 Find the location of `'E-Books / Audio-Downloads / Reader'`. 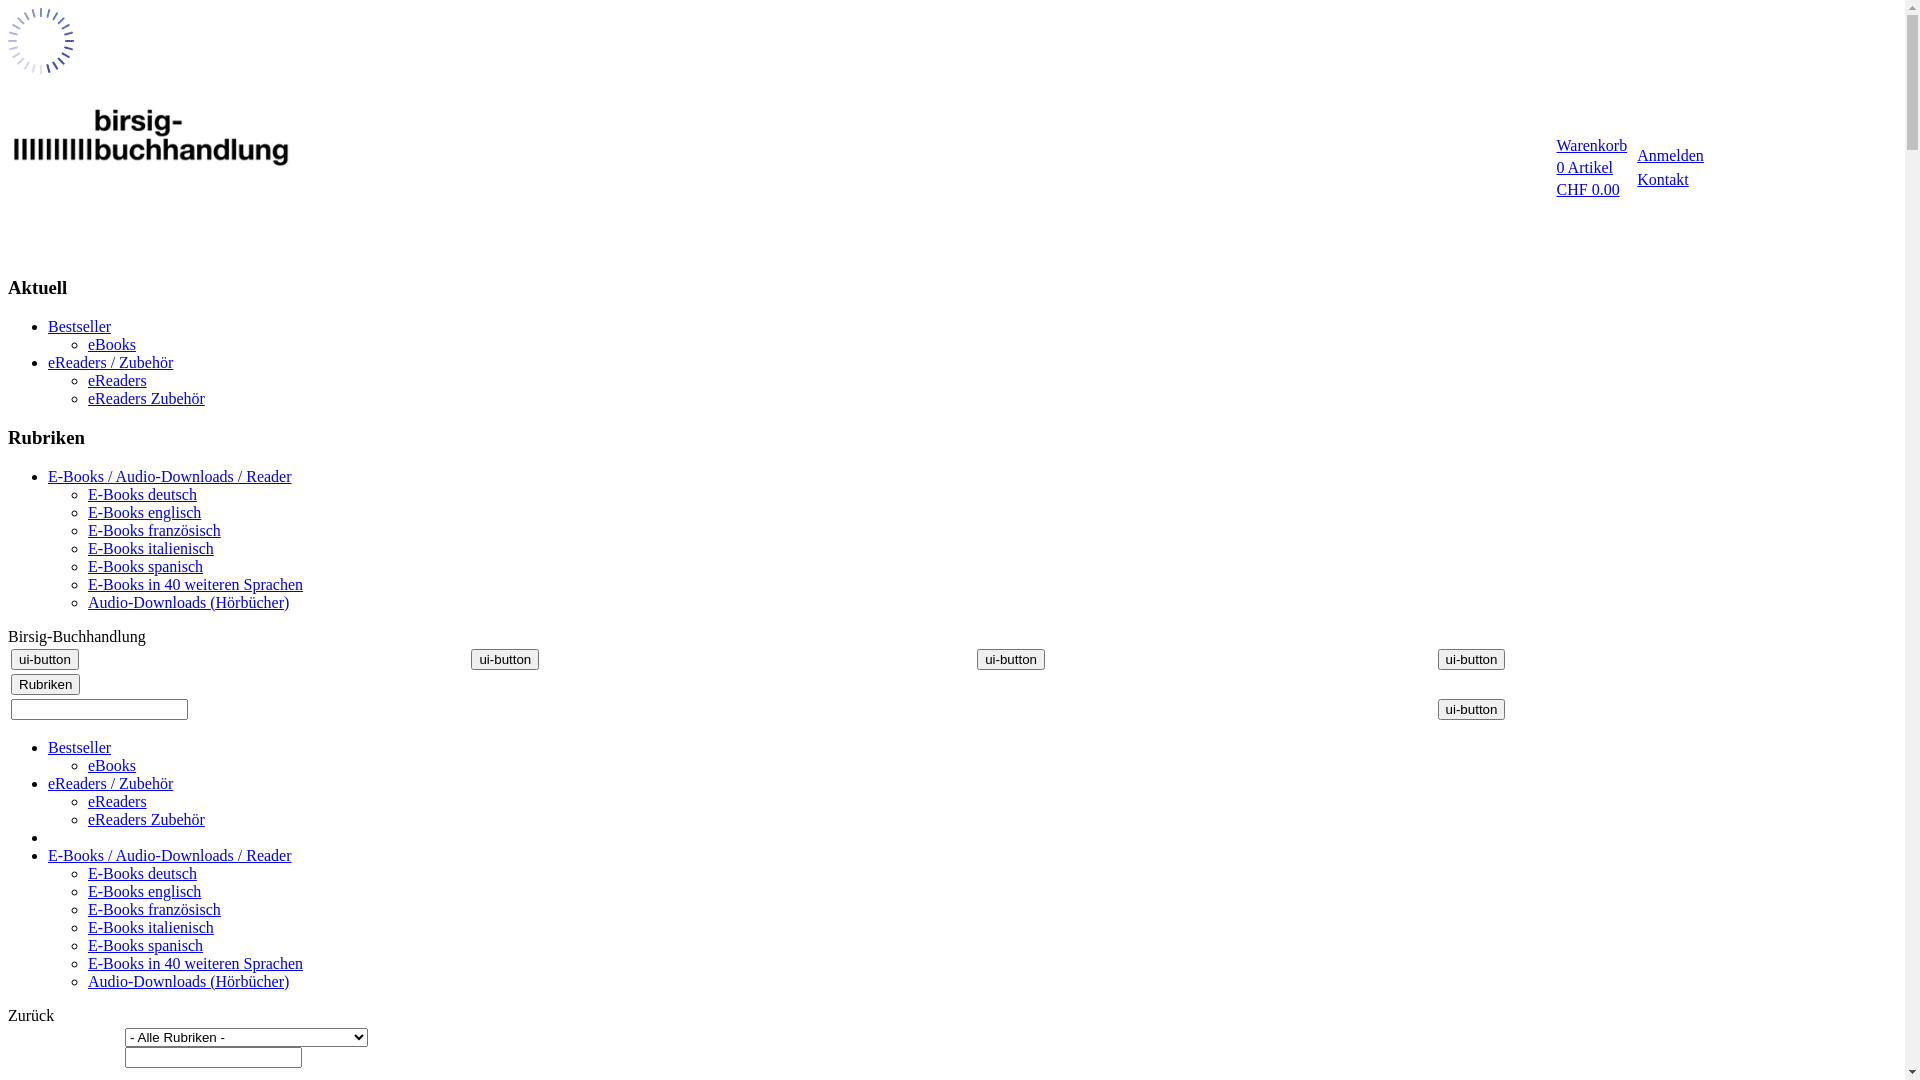

'E-Books / Audio-Downloads / Reader' is located at coordinates (169, 855).